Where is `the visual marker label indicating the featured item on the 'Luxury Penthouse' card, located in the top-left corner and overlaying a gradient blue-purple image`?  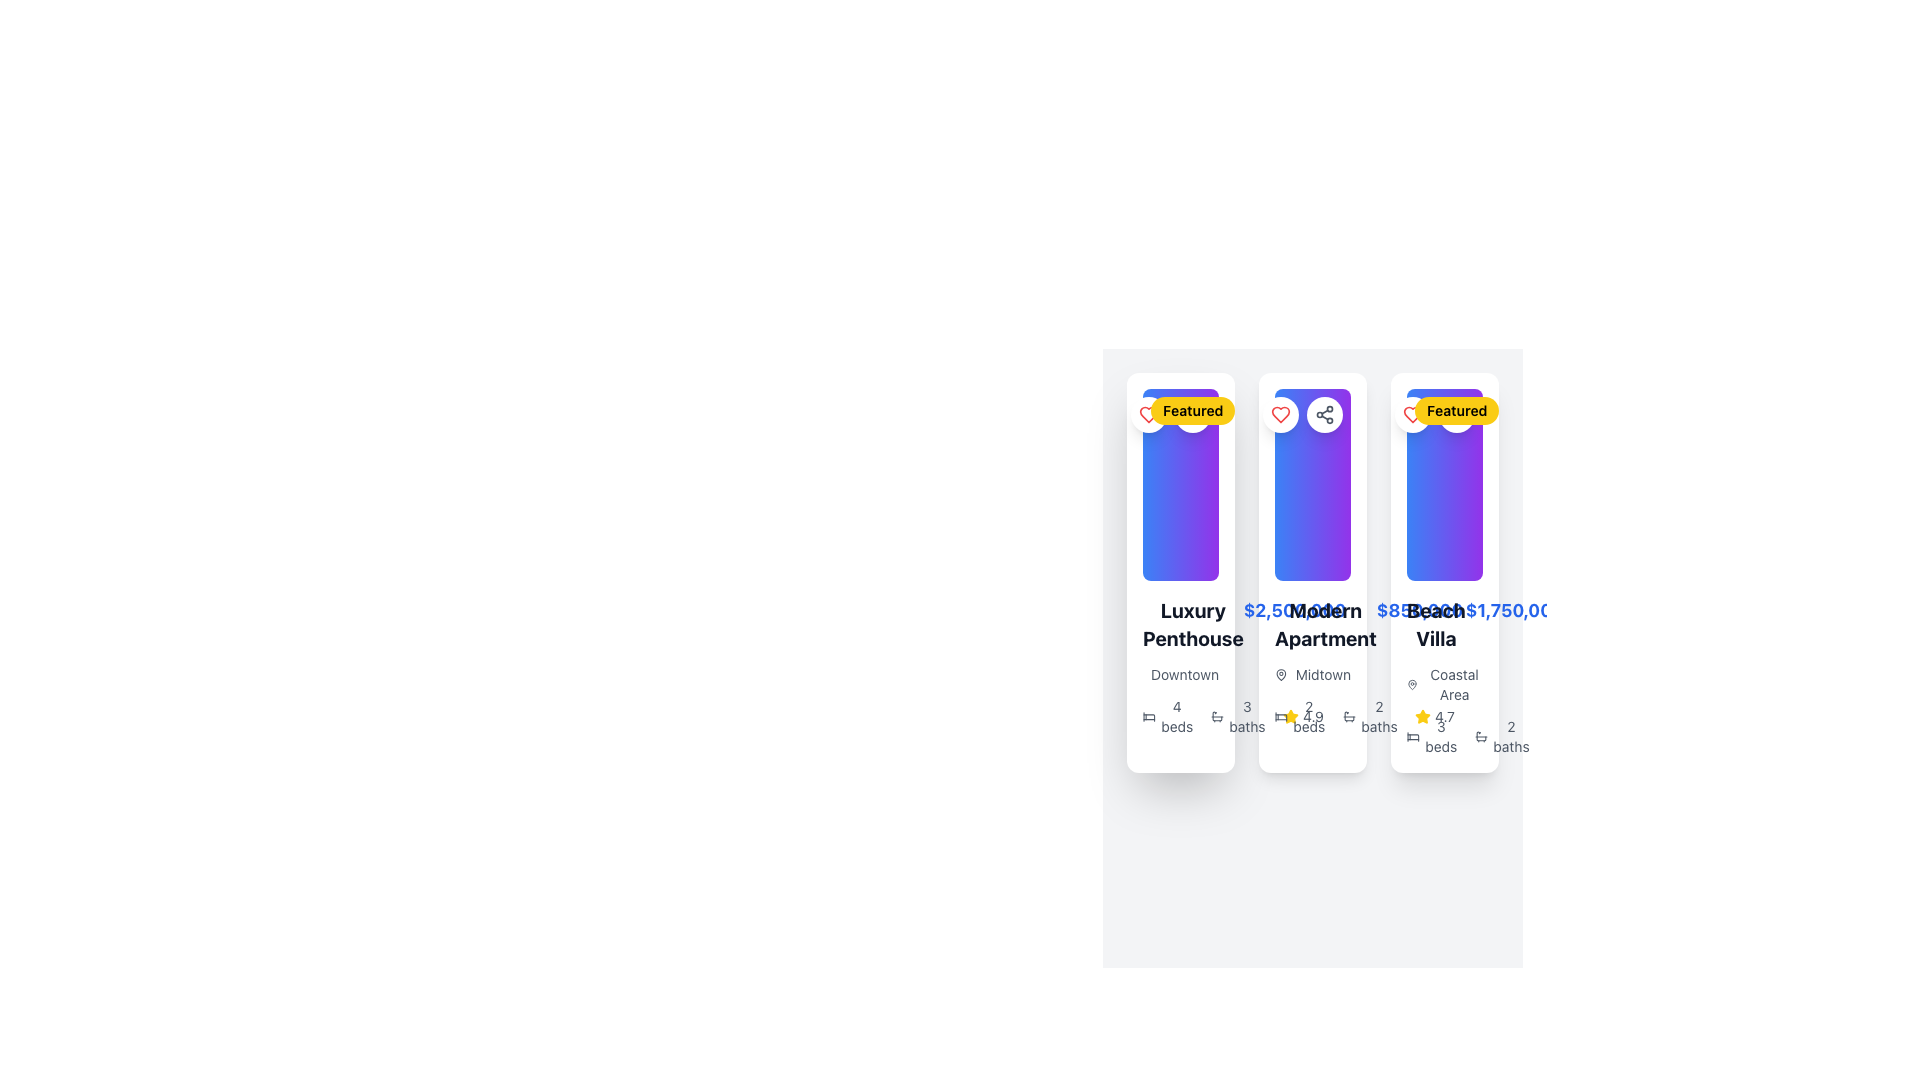 the visual marker label indicating the featured item on the 'Luxury Penthouse' card, located in the top-left corner and overlaying a gradient blue-purple image is located at coordinates (1193, 410).